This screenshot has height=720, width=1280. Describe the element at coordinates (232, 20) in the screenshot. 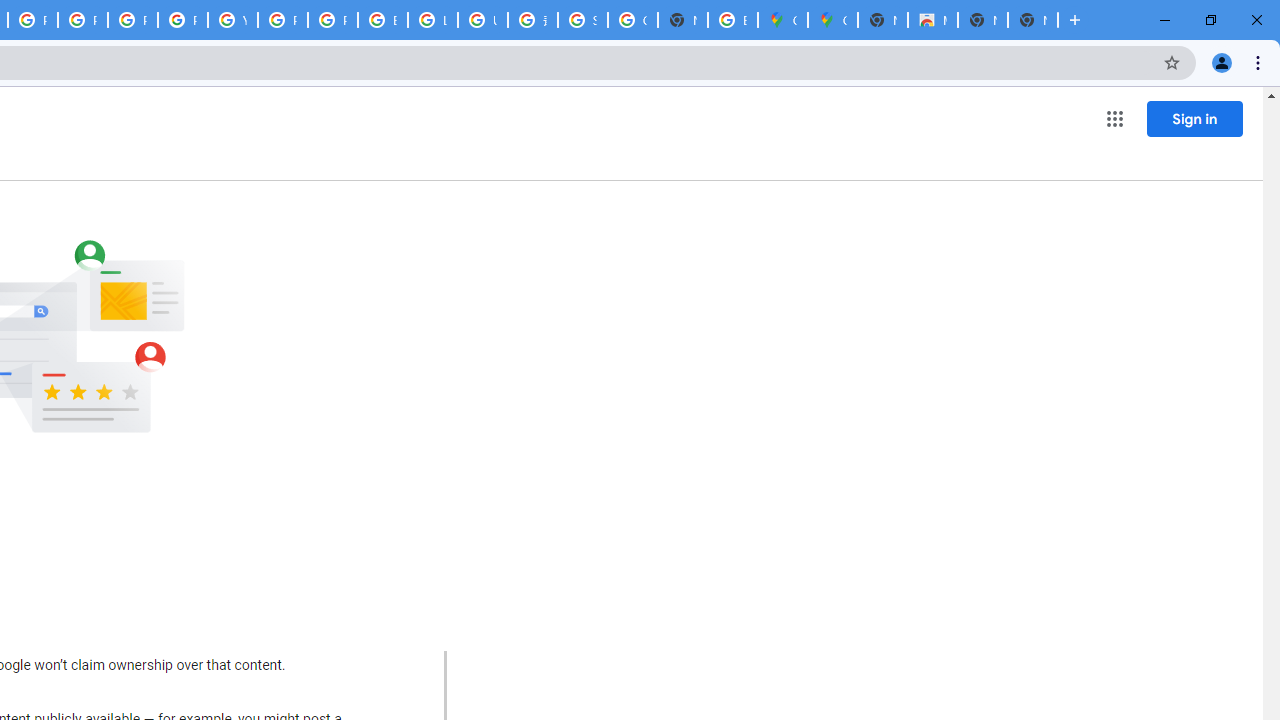

I see `'YouTube'` at that location.